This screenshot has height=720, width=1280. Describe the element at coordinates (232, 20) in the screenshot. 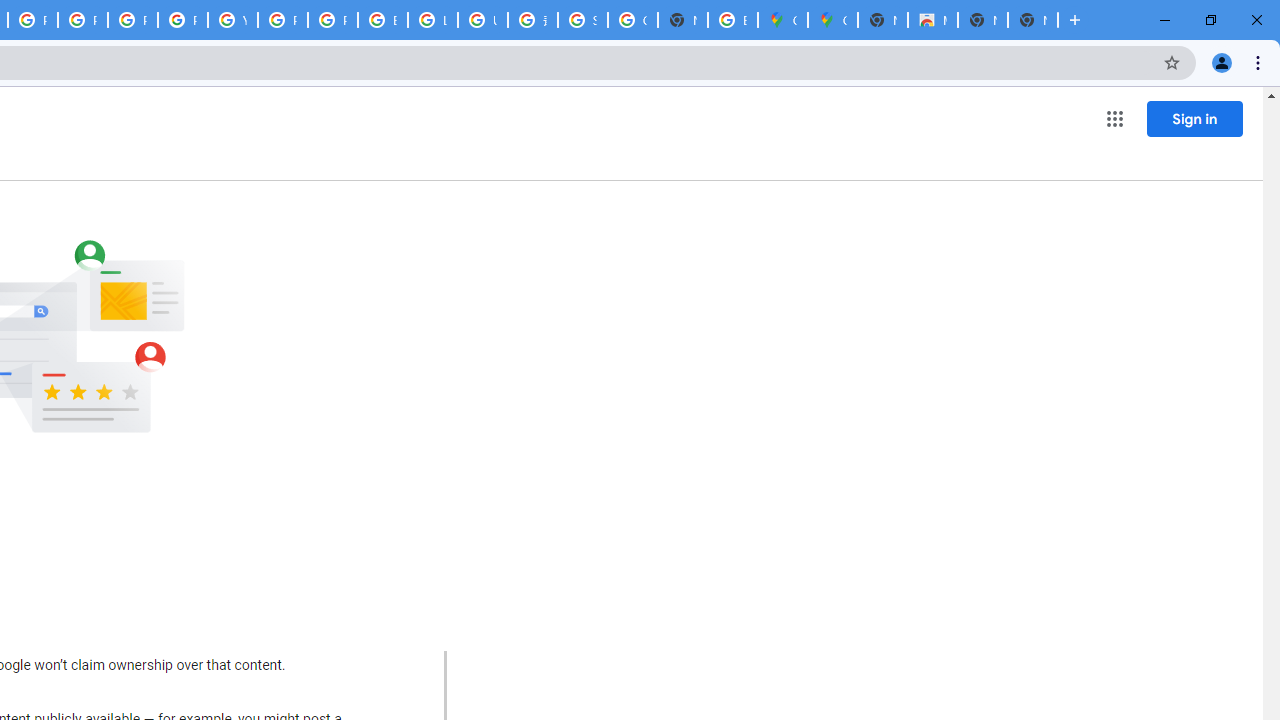

I see `'YouTube'` at that location.